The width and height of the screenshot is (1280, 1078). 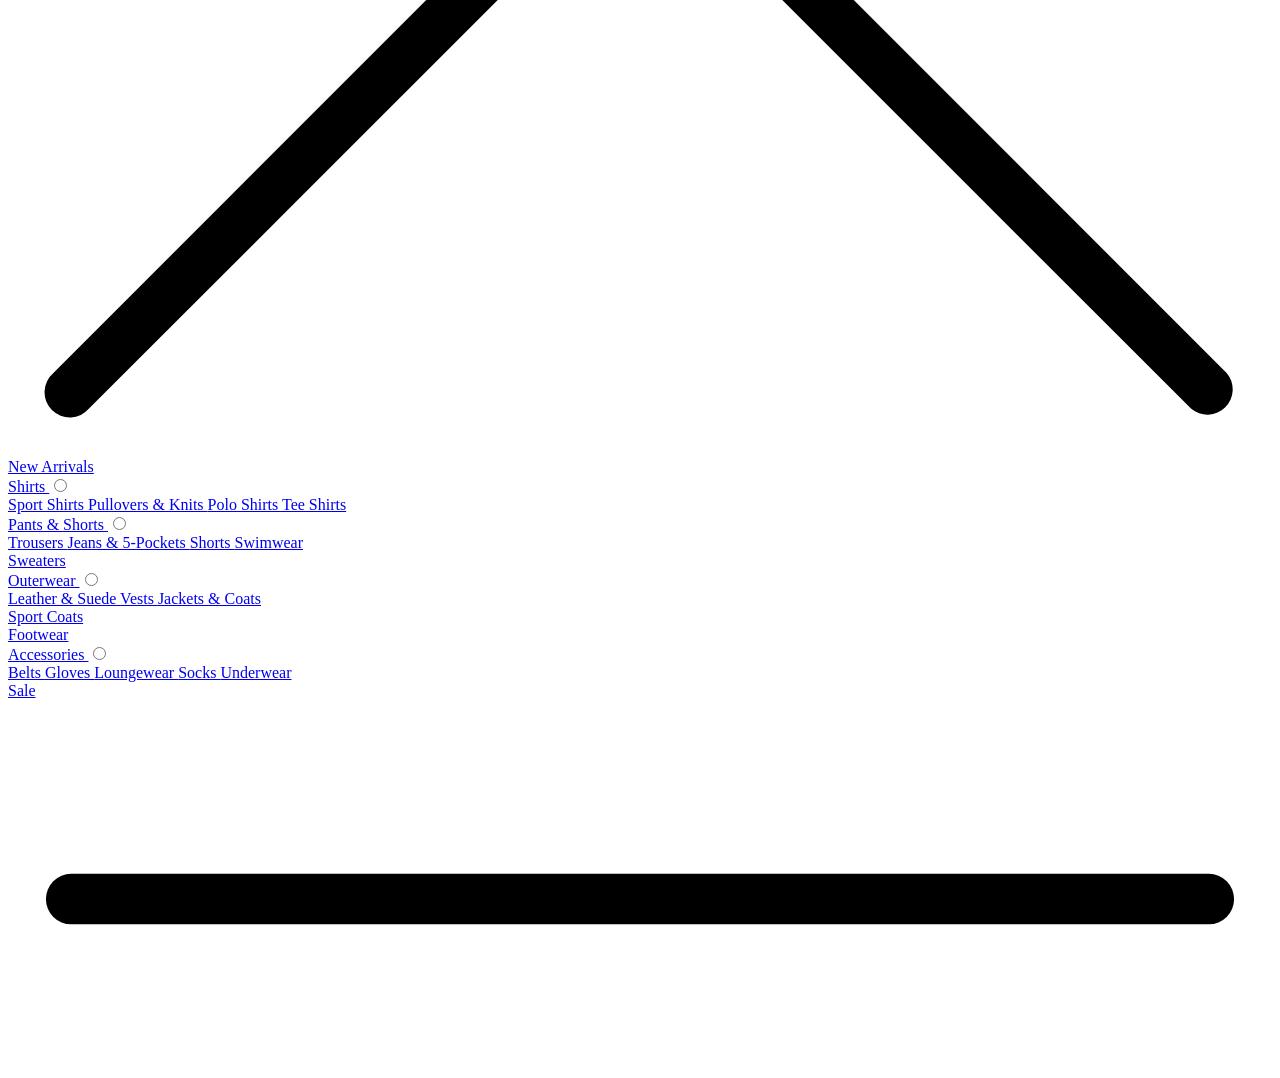 What do you see at coordinates (57, 524) in the screenshot?
I see `'Pants & Shorts'` at bounding box center [57, 524].